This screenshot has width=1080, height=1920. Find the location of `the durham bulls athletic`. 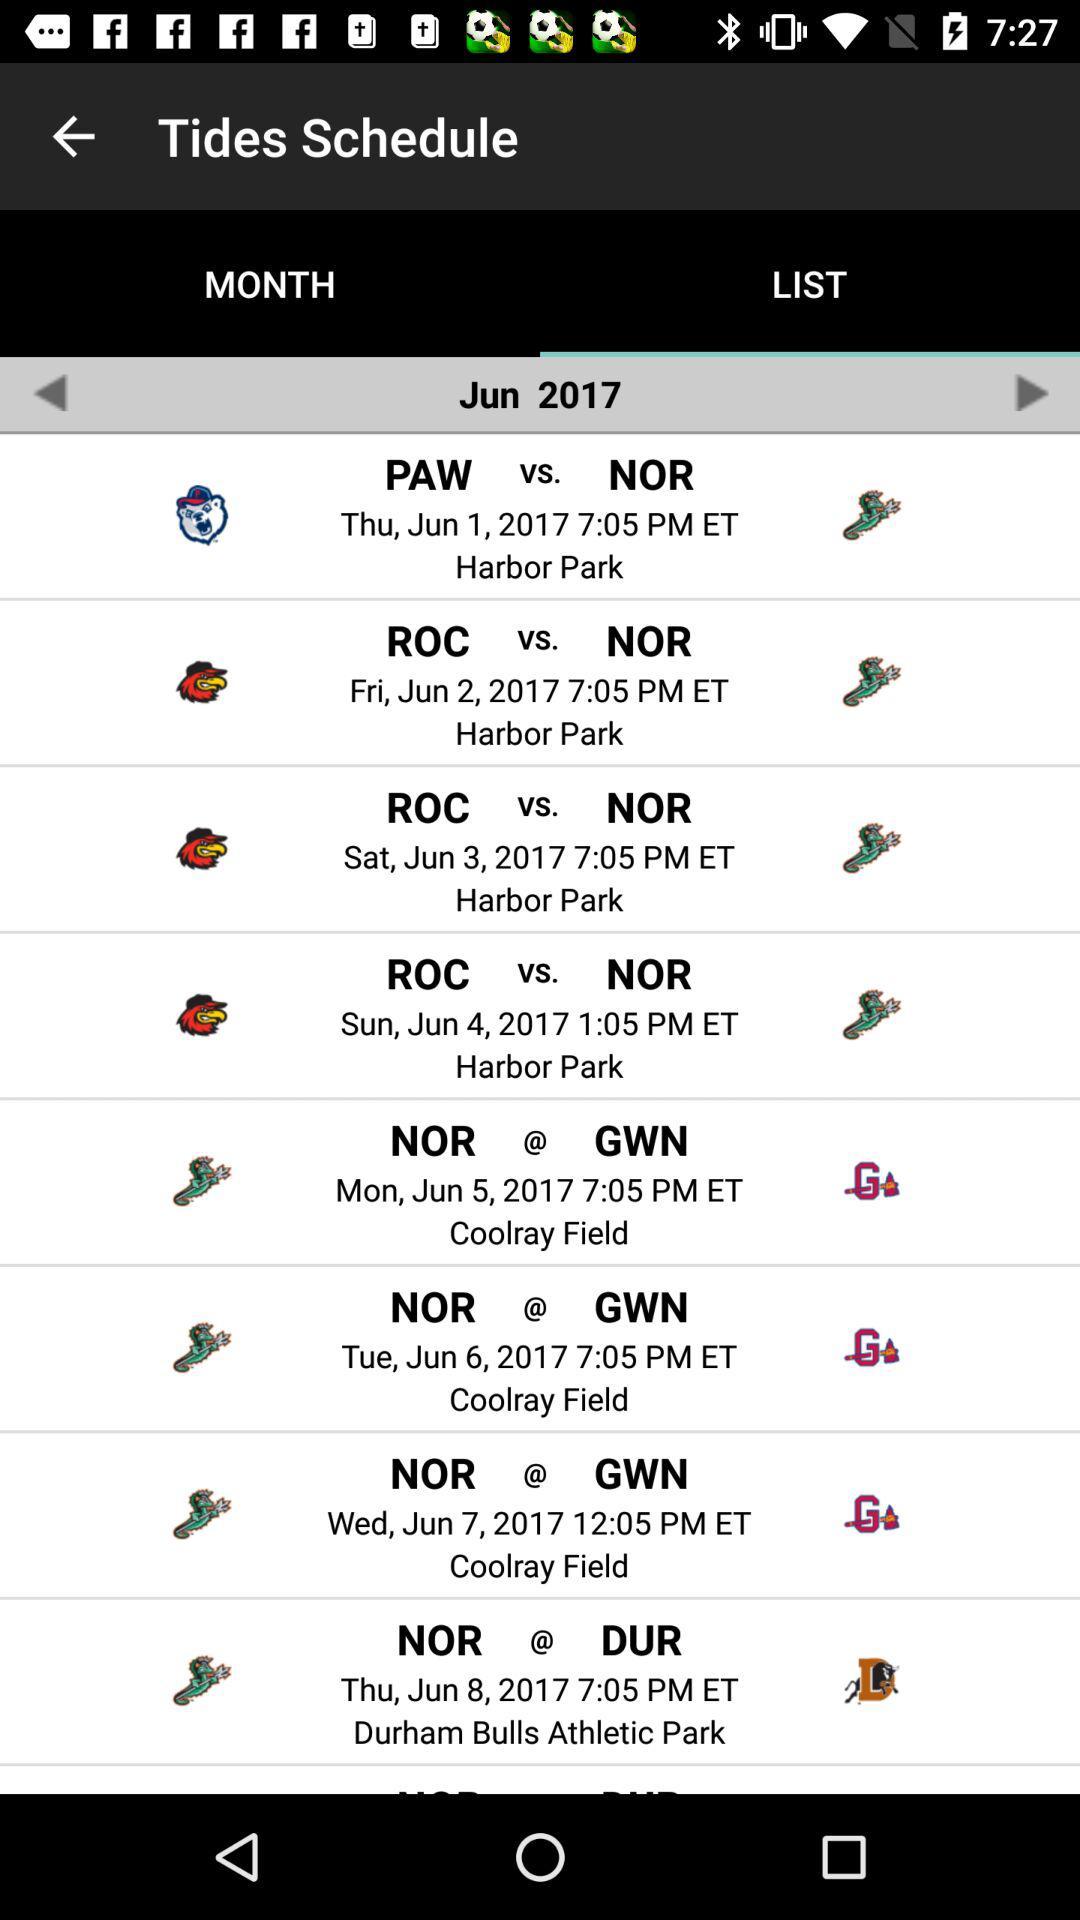

the durham bulls athletic is located at coordinates (538, 1730).